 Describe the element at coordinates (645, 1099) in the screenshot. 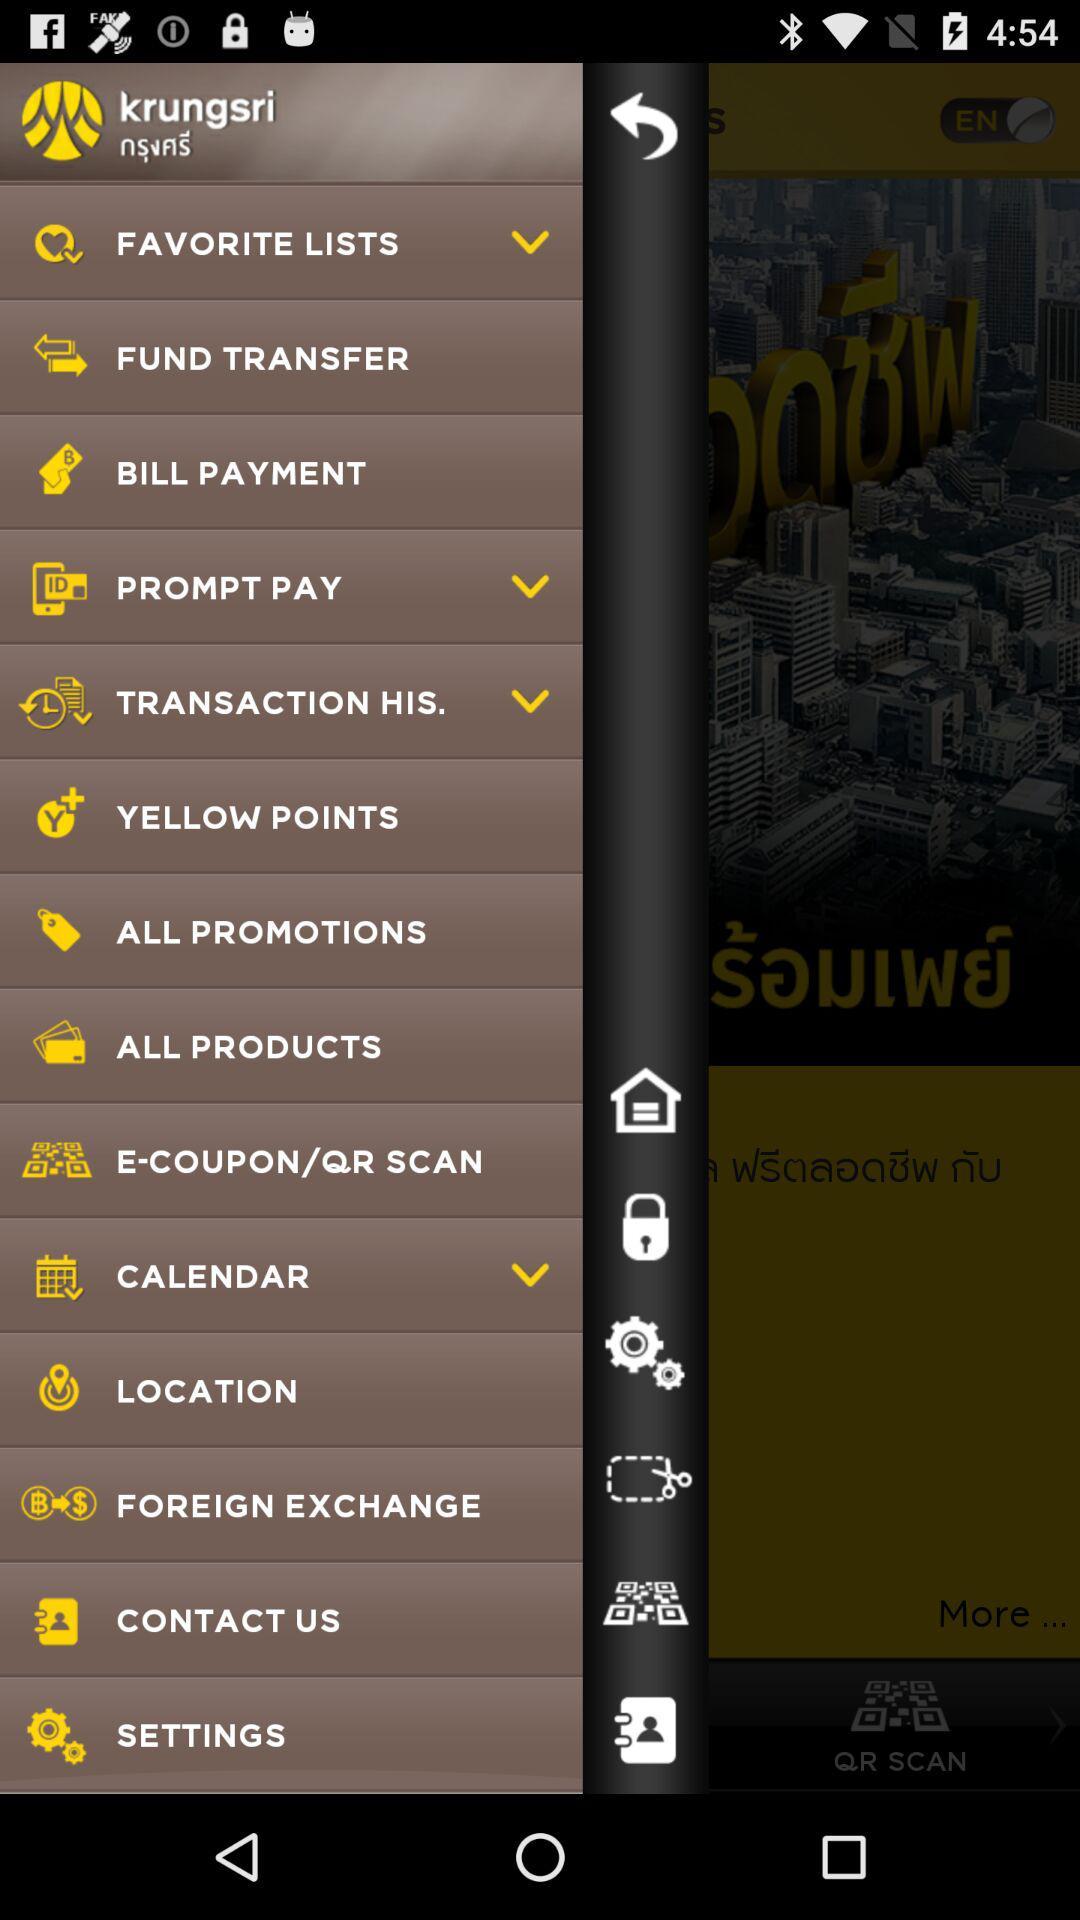

I see `home` at that location.